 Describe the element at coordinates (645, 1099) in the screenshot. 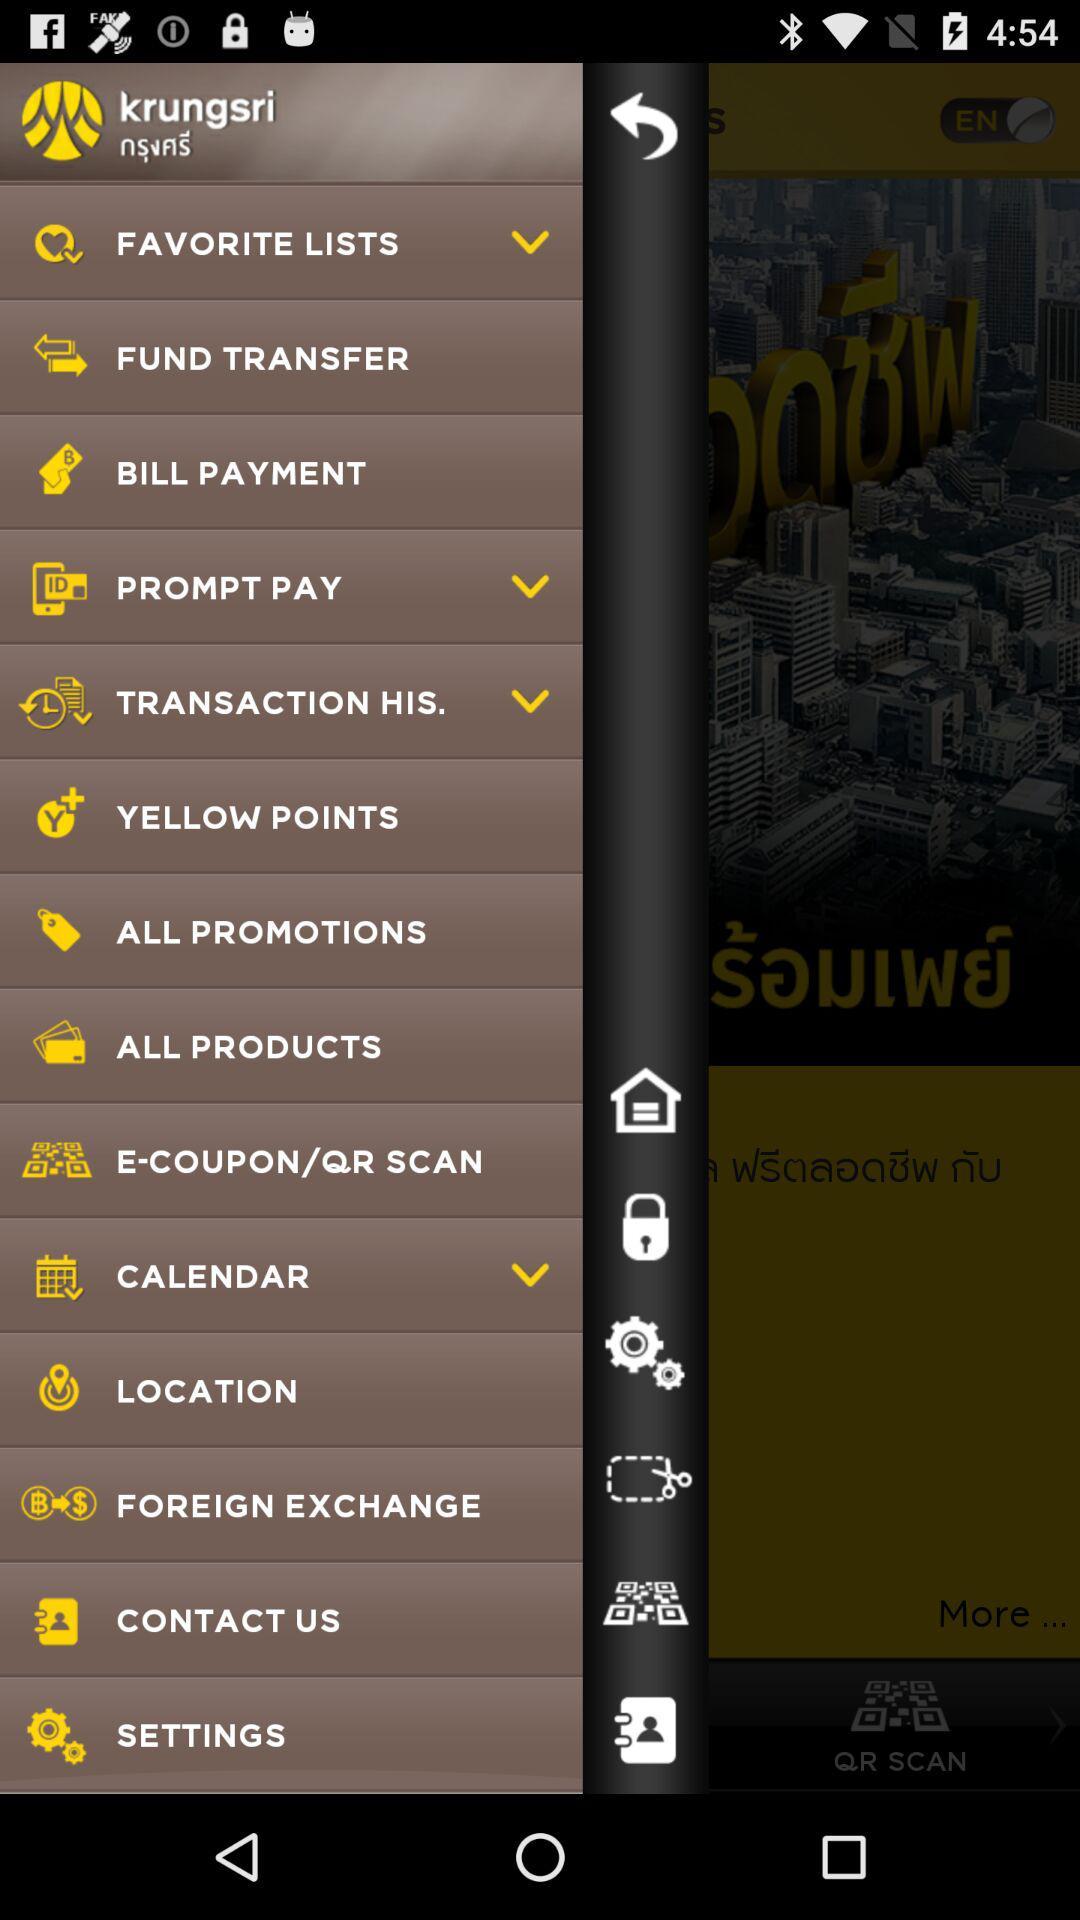

I see `home` at that location.